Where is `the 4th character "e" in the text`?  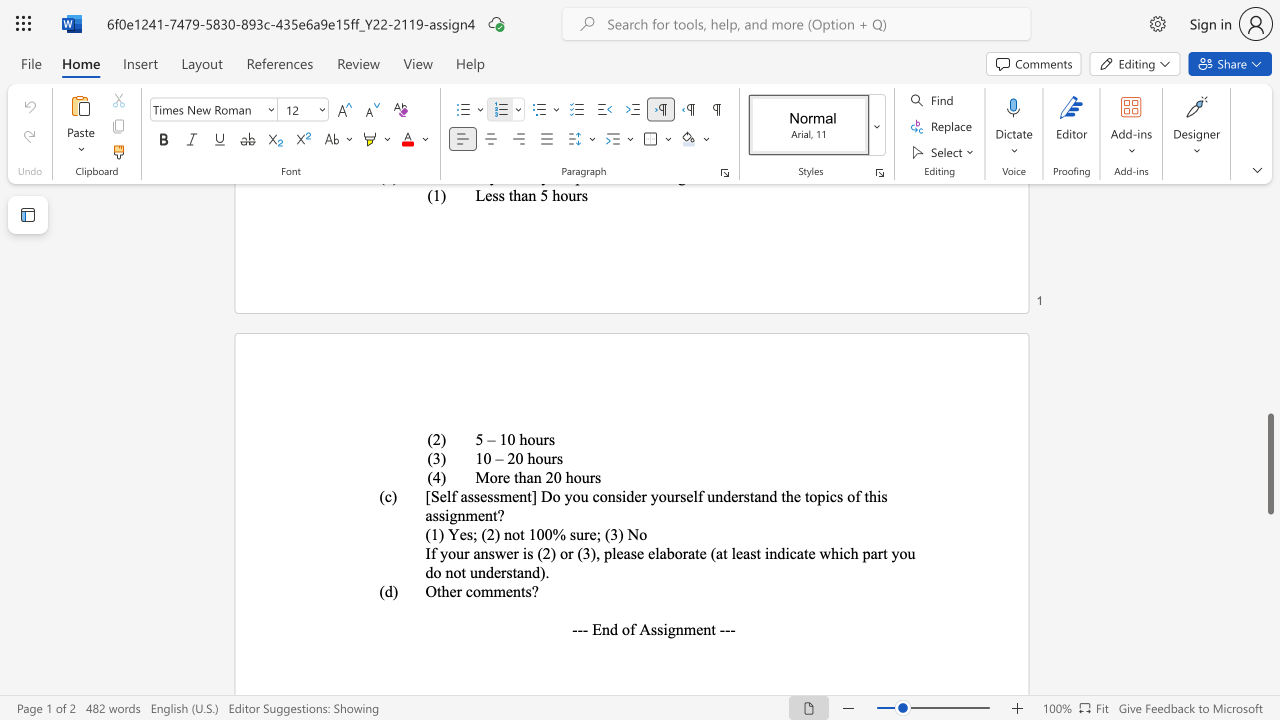
the 4th character "e" in the text is located at coordinates (636, 495).